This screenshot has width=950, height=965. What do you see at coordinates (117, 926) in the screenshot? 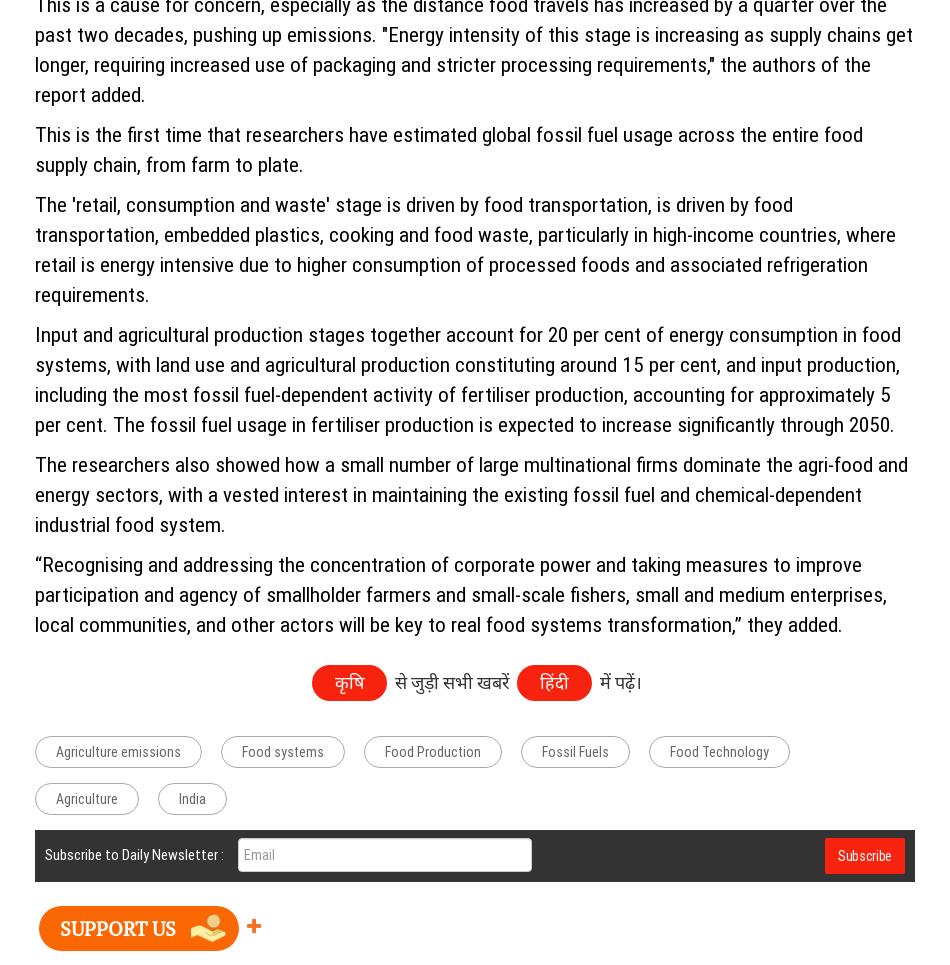
I see `'SUPPORT US'` at bounding box center [117, 926].